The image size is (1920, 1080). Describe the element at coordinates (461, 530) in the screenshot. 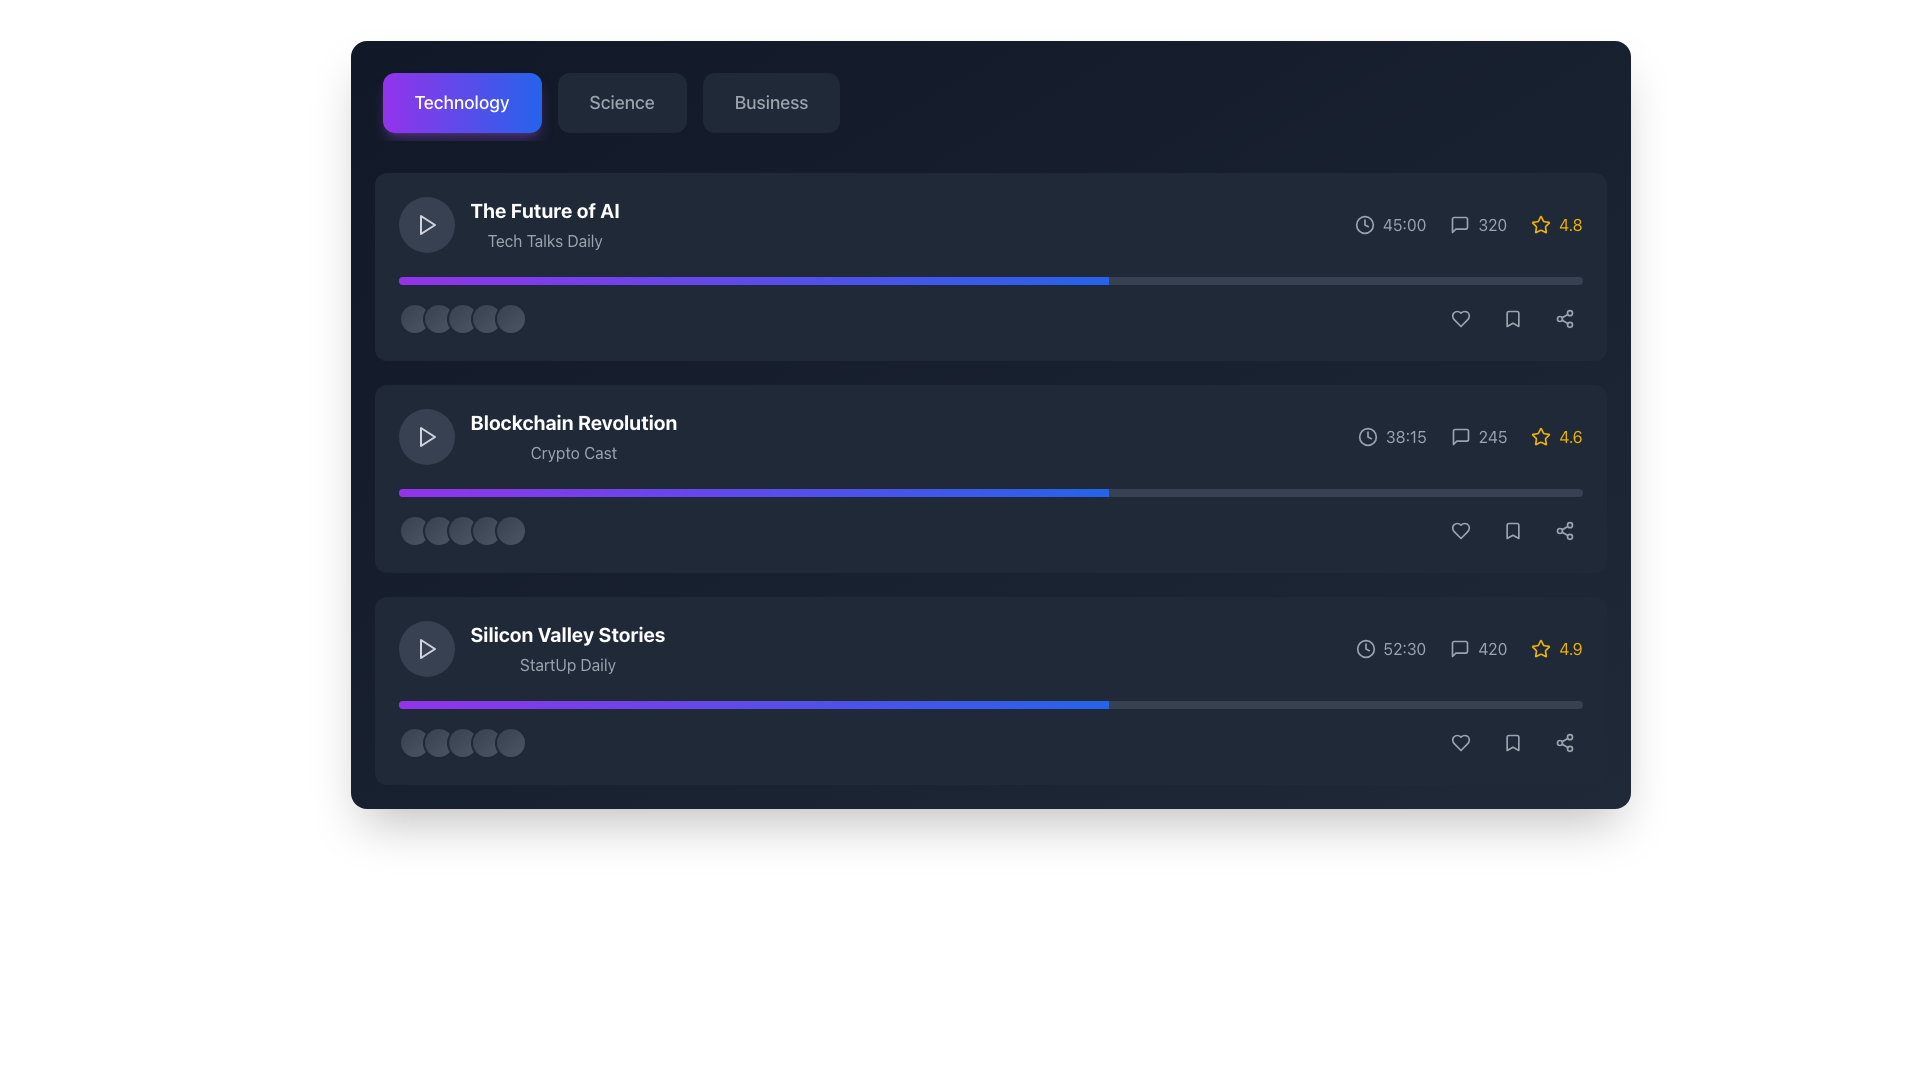

I see `the third circular progress node with a gradient fill in the 'Blockchain Revolution' section` at that location.